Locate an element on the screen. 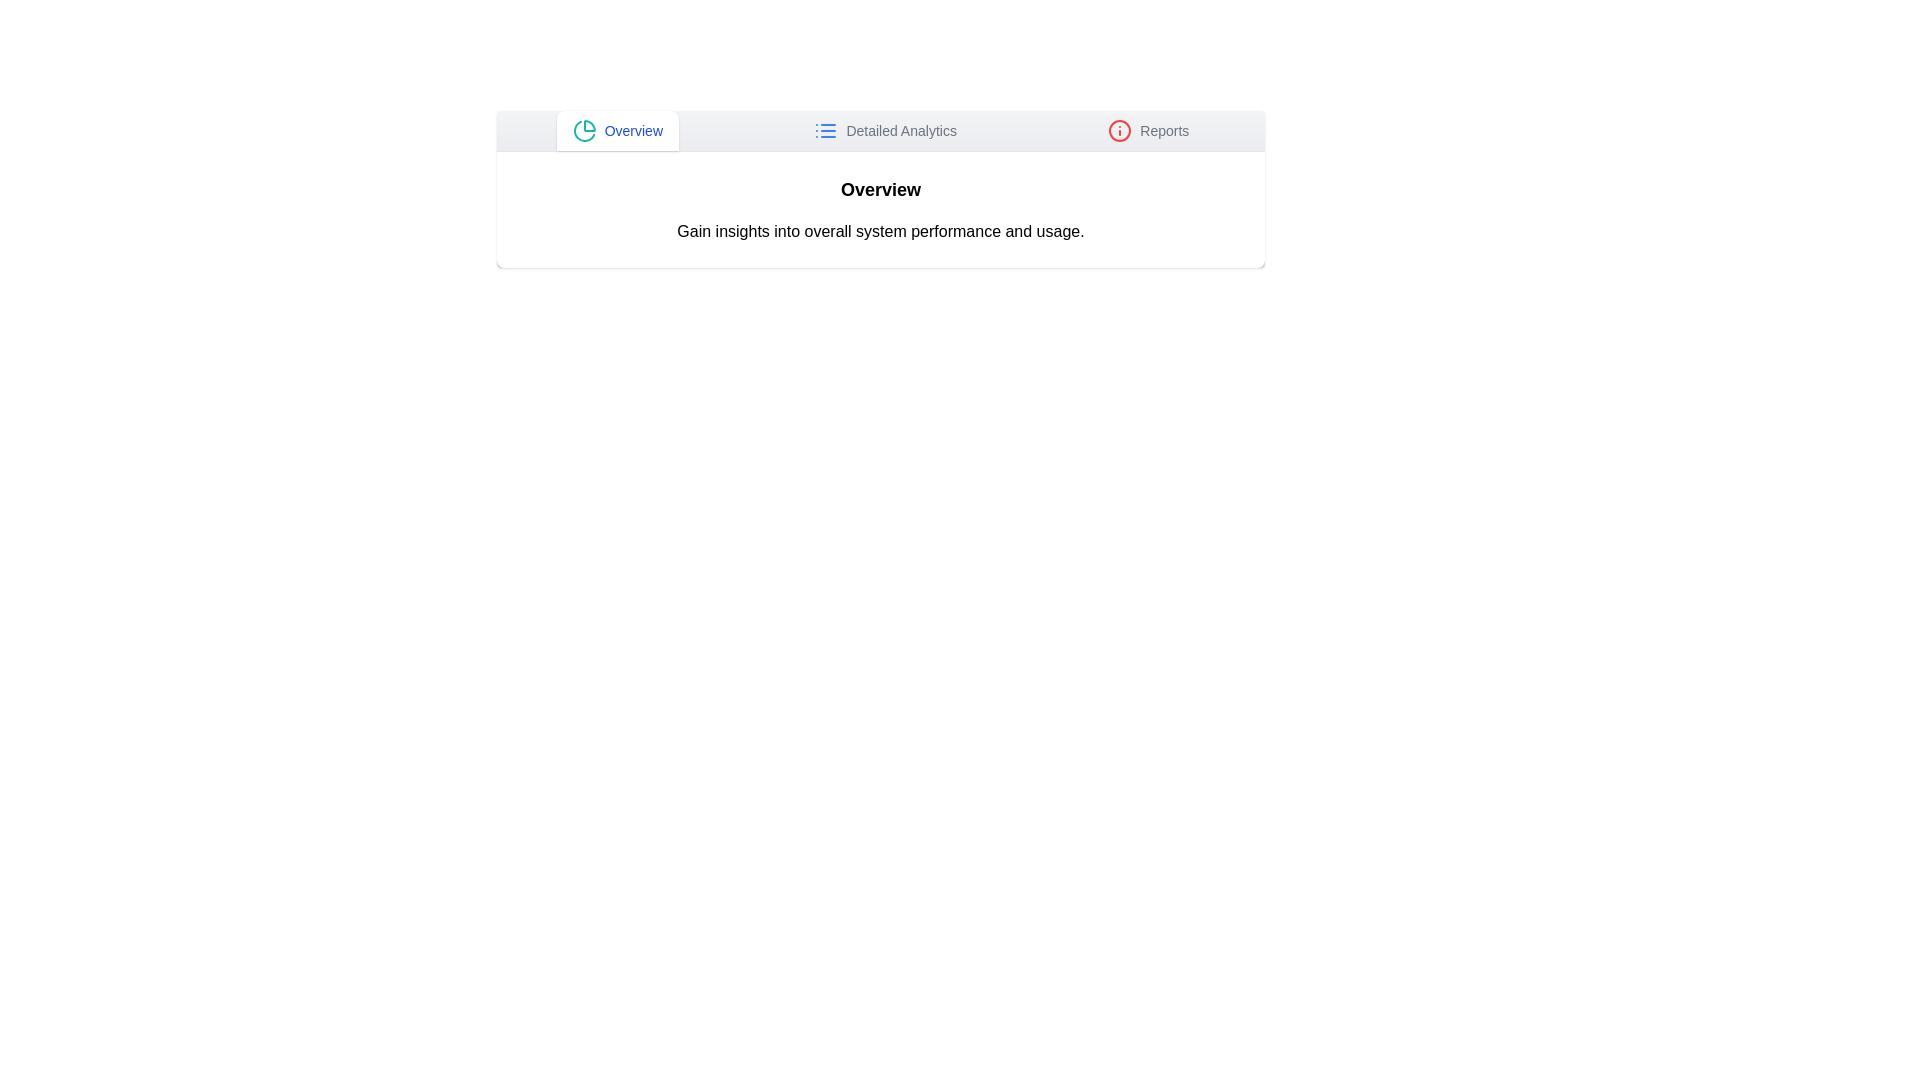 Image resolution: width=1920 pixels, height=1080 pixels. the tab labeled Detailed Analytics is located at coordinates (884, 131).